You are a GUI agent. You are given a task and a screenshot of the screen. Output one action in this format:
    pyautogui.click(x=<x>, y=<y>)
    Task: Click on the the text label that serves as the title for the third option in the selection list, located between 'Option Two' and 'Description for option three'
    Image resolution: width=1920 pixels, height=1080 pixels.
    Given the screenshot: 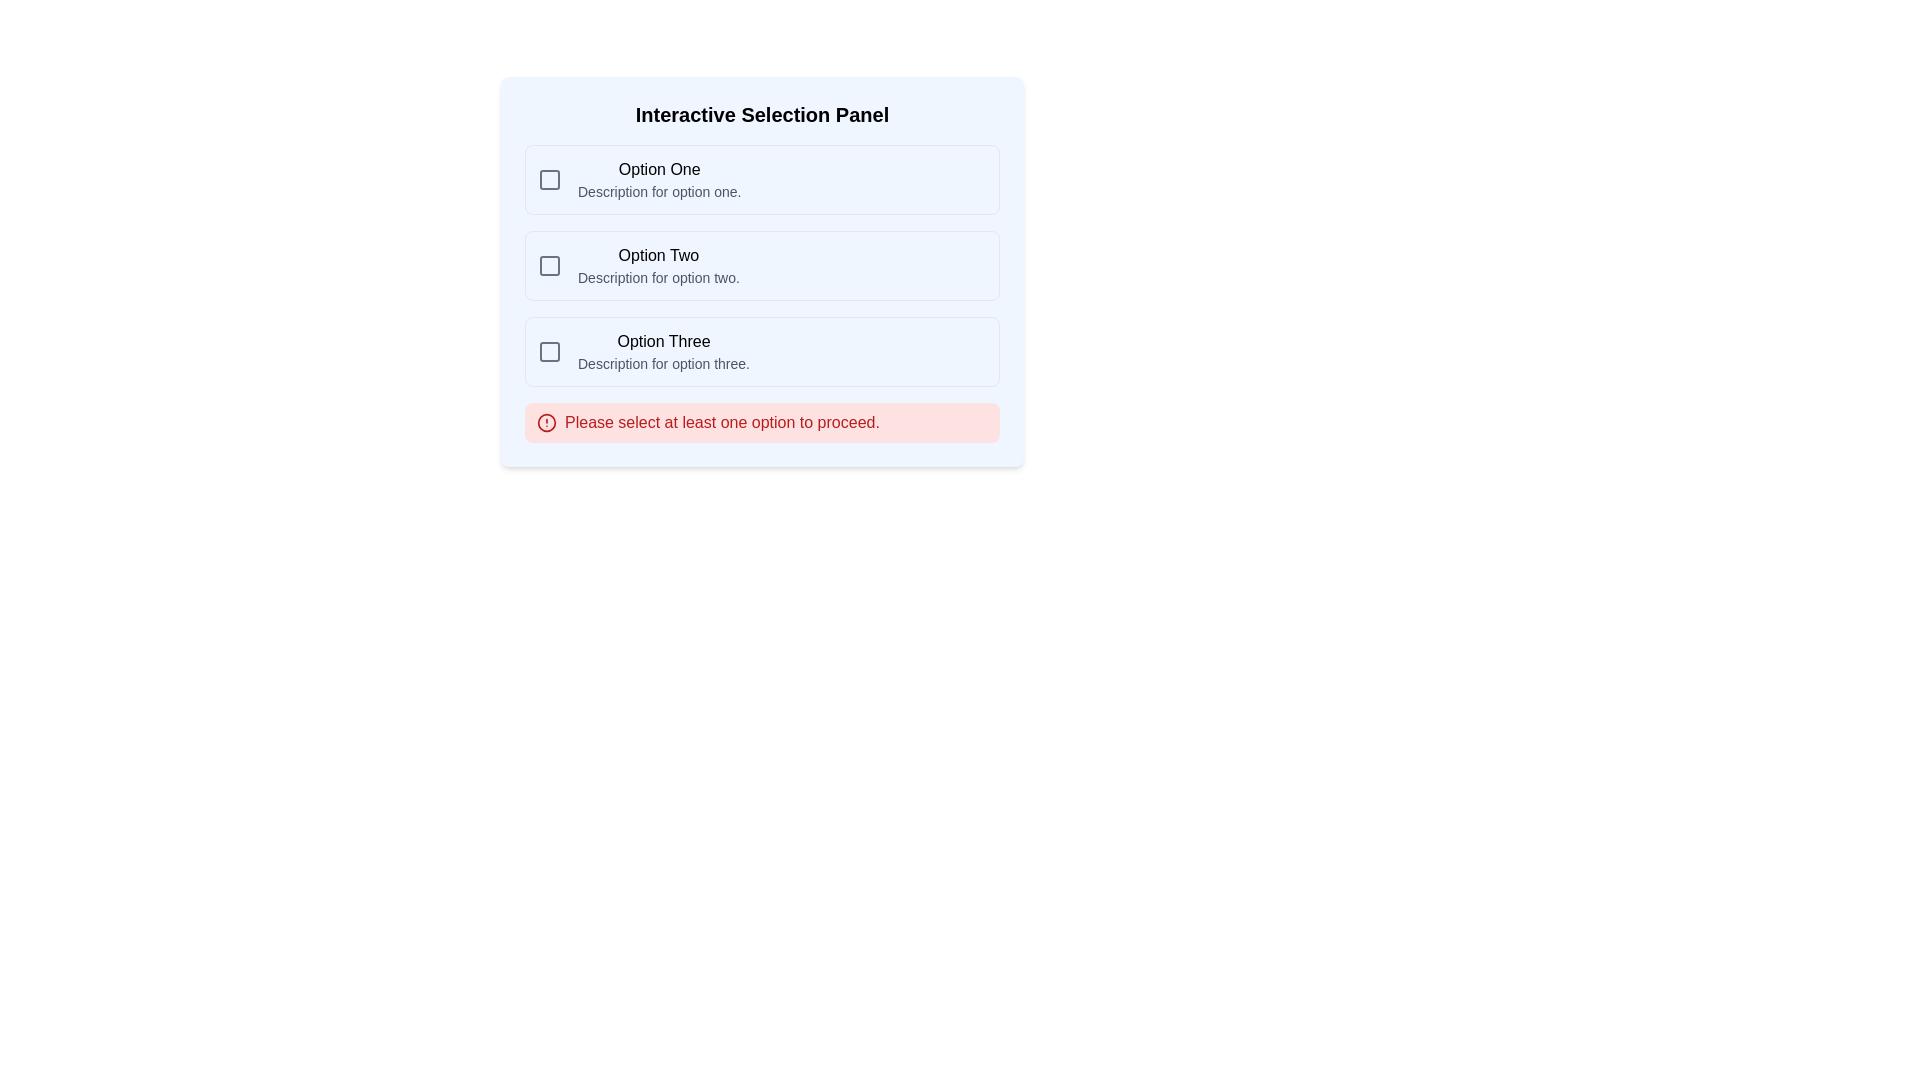 What is the action you would take?
    pyautogui.click(x=663, y=341)
    